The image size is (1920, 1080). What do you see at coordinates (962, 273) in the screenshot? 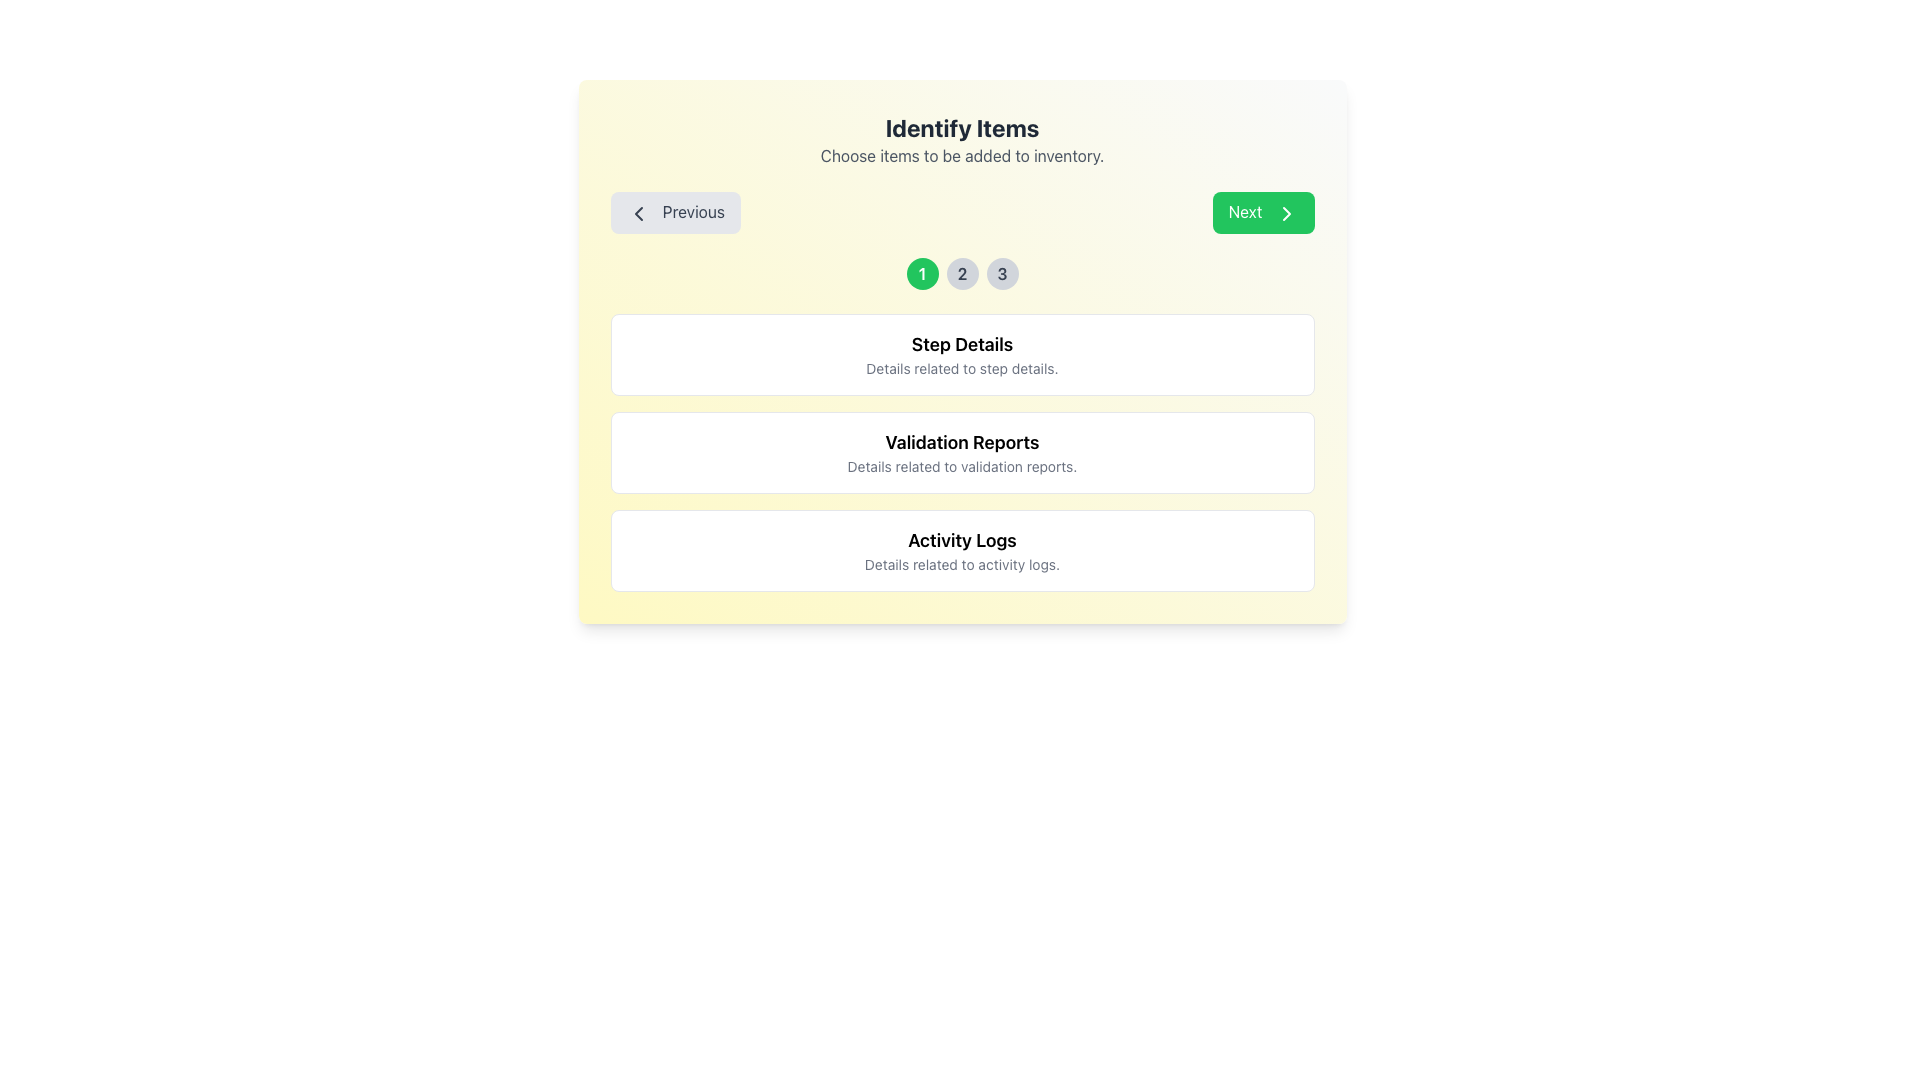
I see `the circular button encapsulating the number '2' with a gray background to trigger associated hover states` at bounding box center [962, 273].